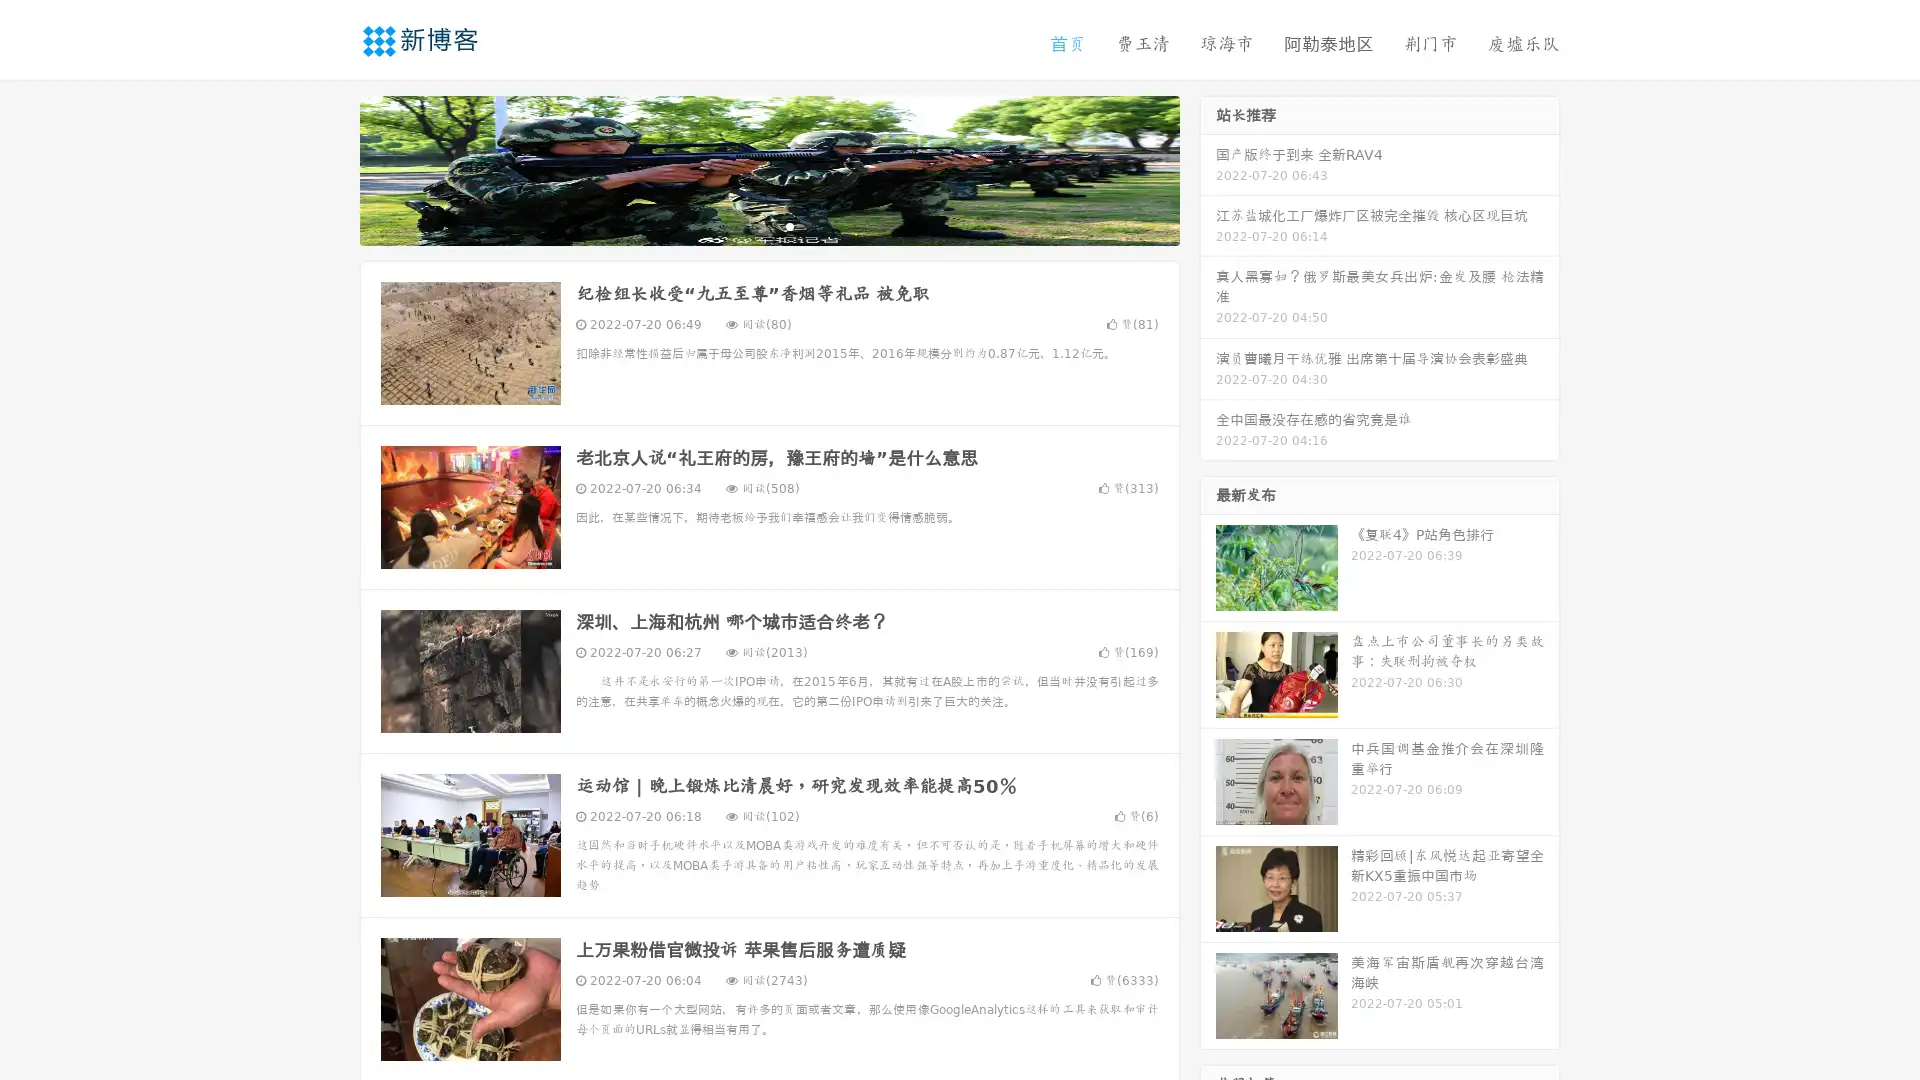  What do you see at coordinates (1208, 168) in the screenshot?
I see `Next slide` at bounding box center [1208, 168].